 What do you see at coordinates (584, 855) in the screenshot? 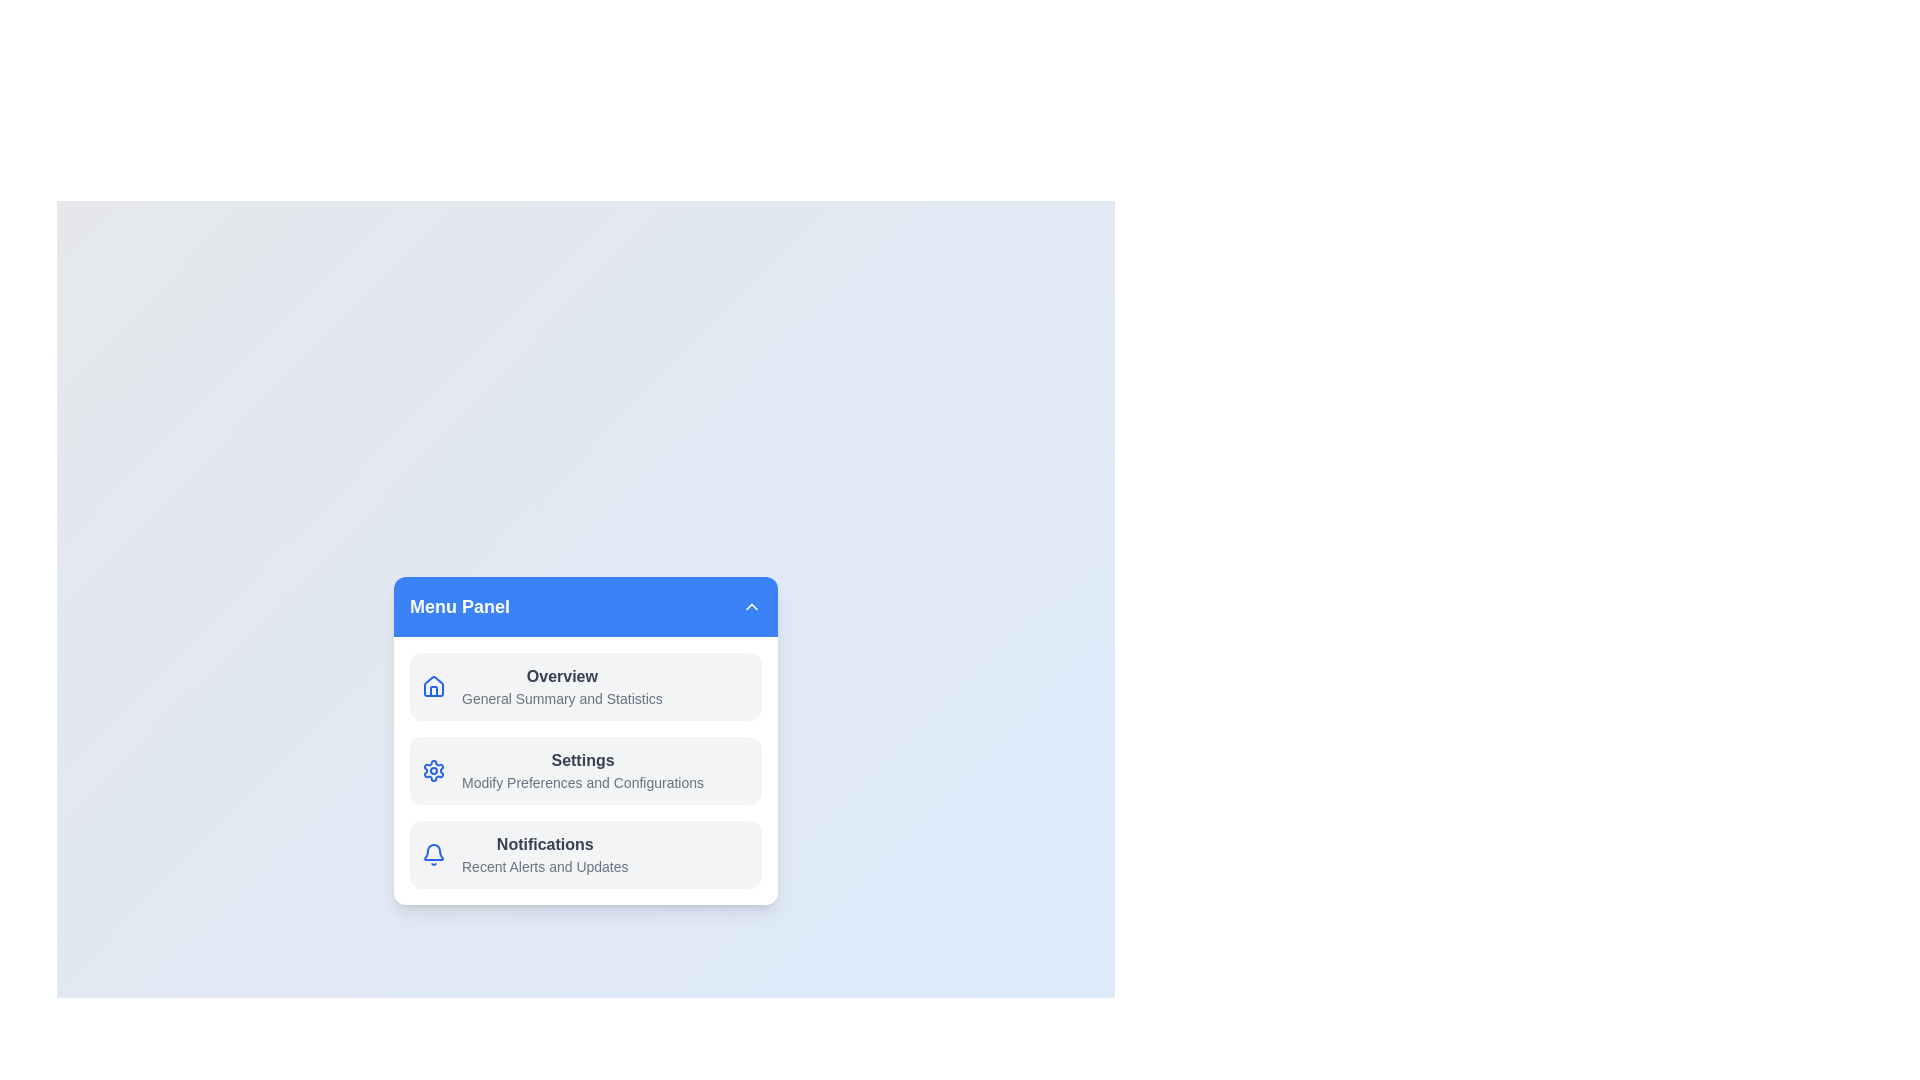
I see `the menu item labeled Notifications to view its hover effect` at bounding box center [584, 855].